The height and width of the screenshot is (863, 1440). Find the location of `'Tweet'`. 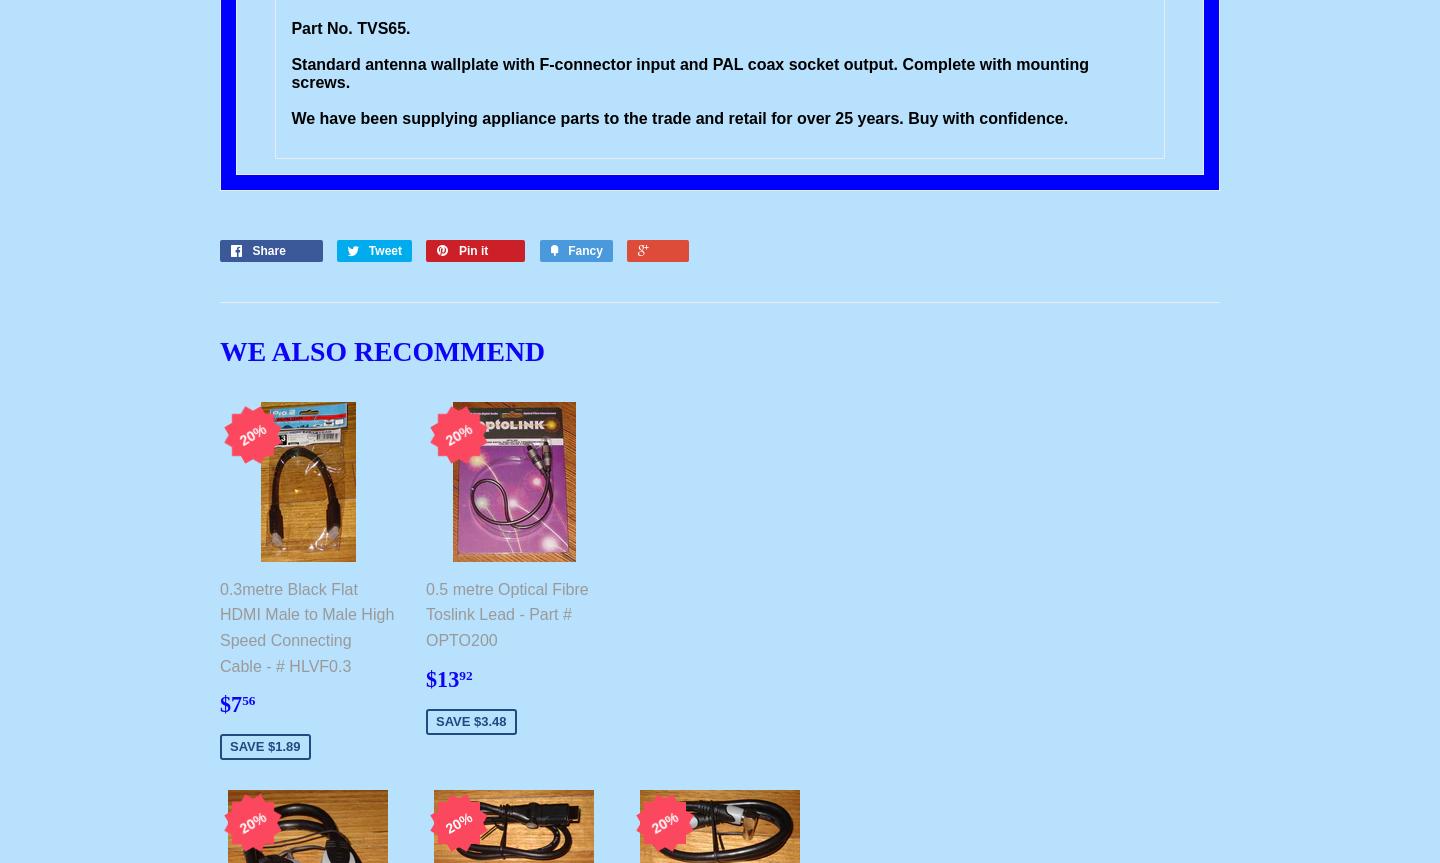

'Tweet' is located at coordinates (367, 250).